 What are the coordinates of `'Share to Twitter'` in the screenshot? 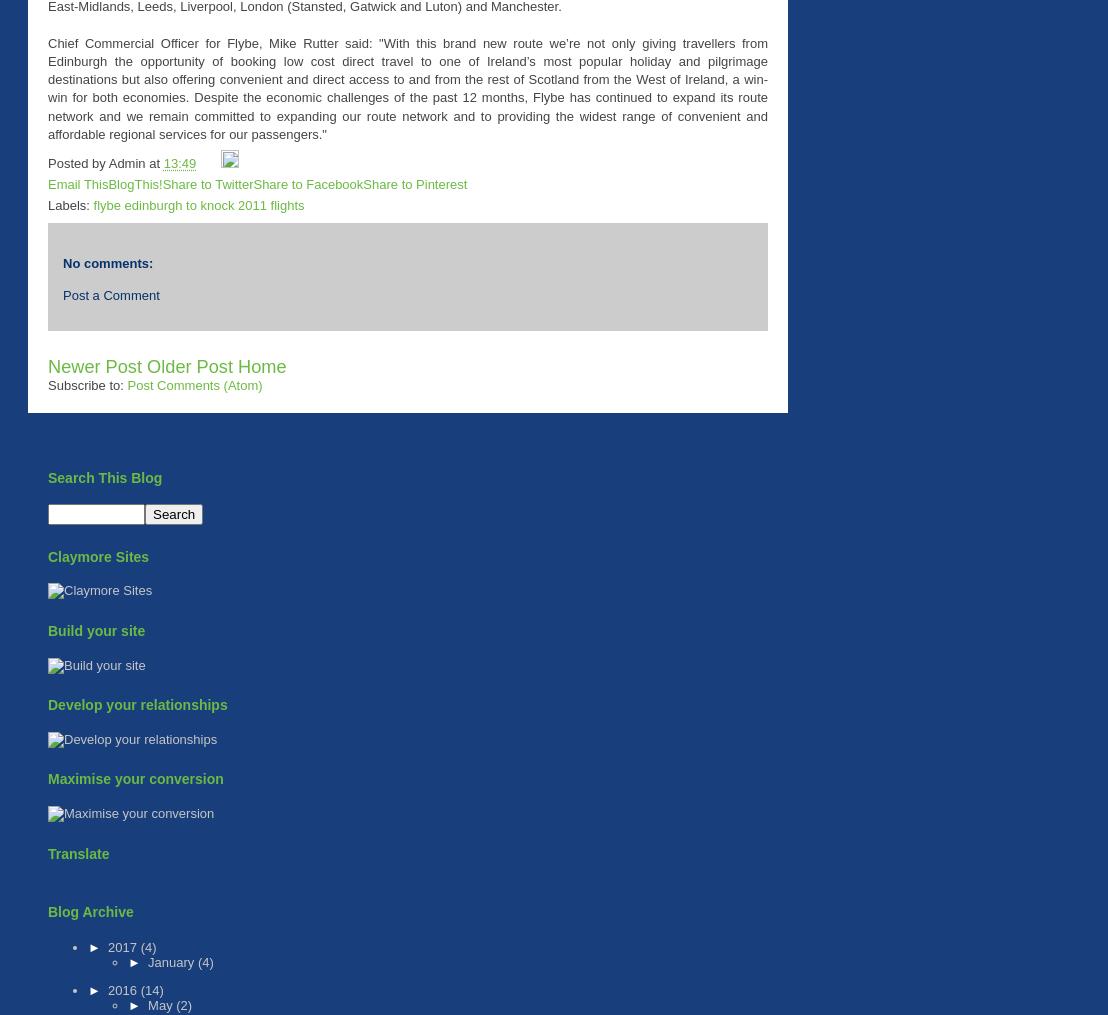 It's located at (207, 183).